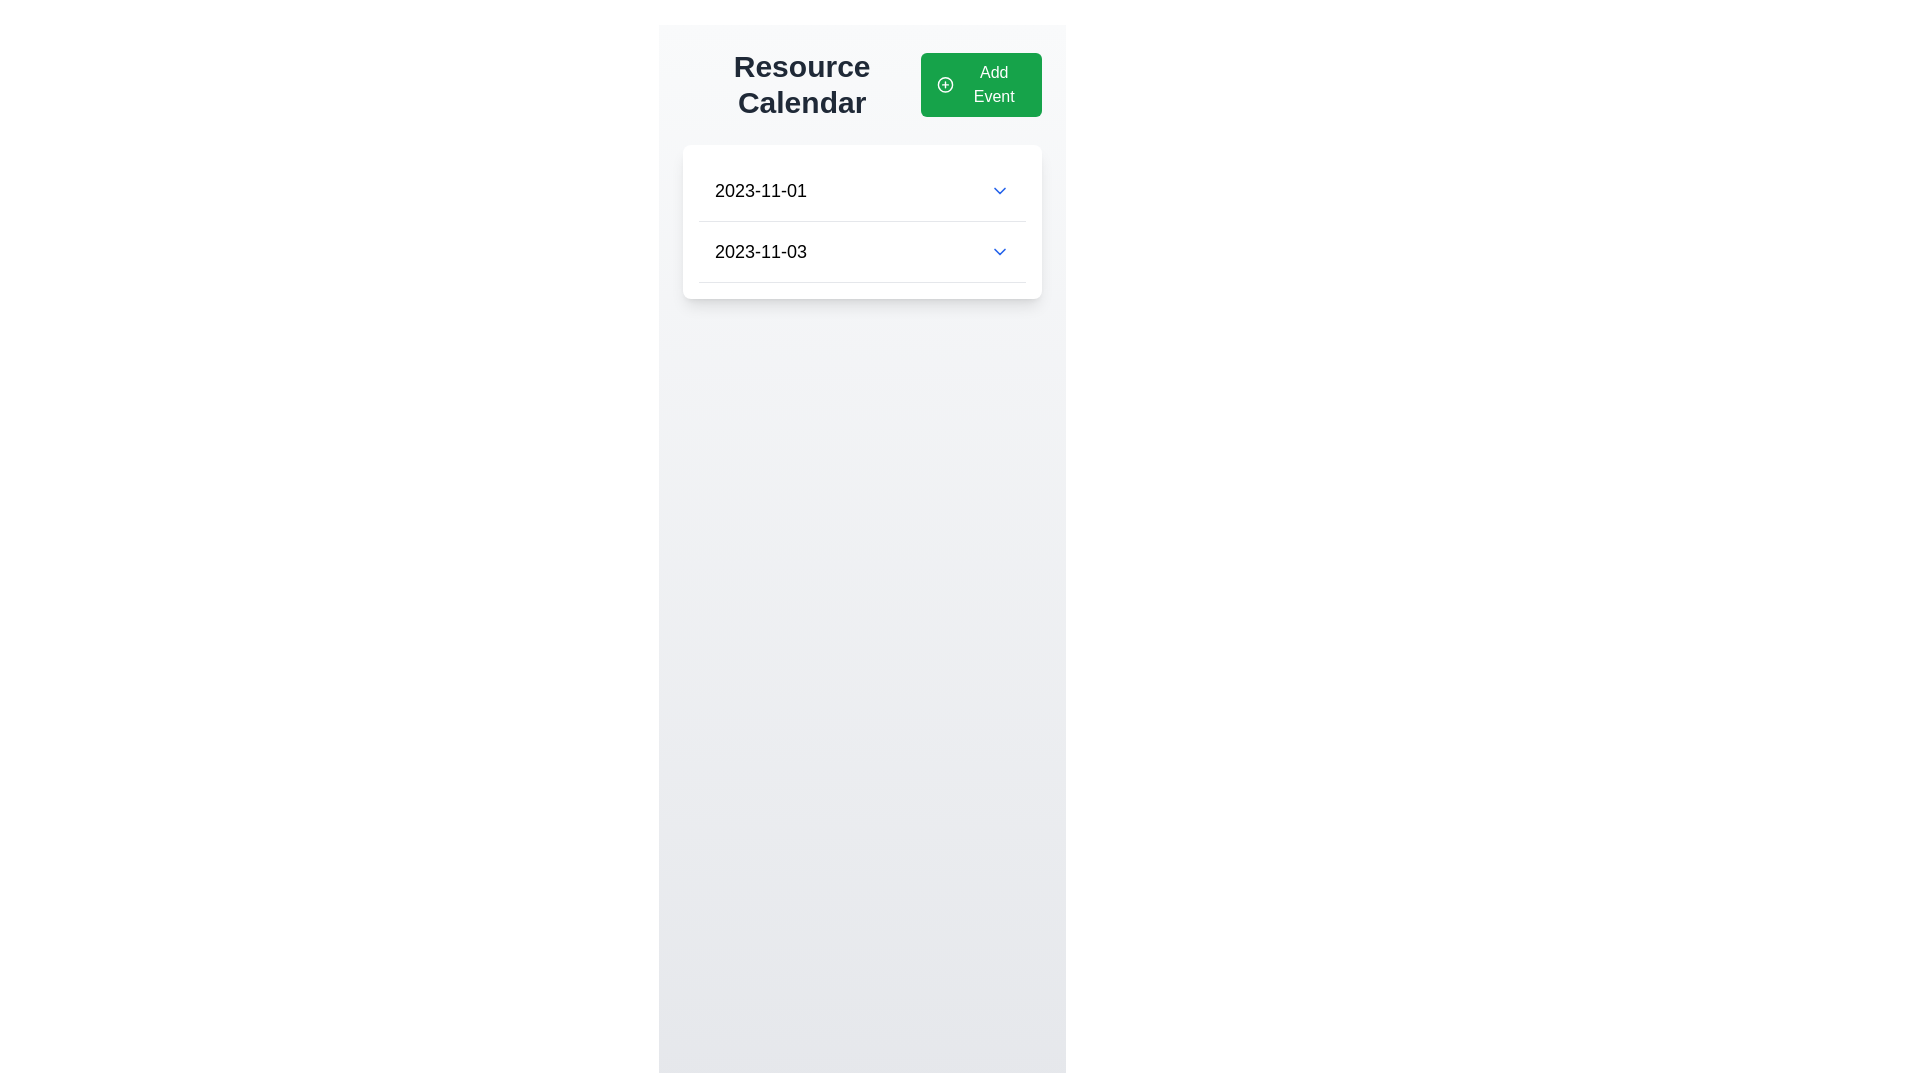 The height and width of the screenshot is (1080, 1920). I want to click on the Dropdown menu displaying the date '2023-11-01', so click(862, 191).